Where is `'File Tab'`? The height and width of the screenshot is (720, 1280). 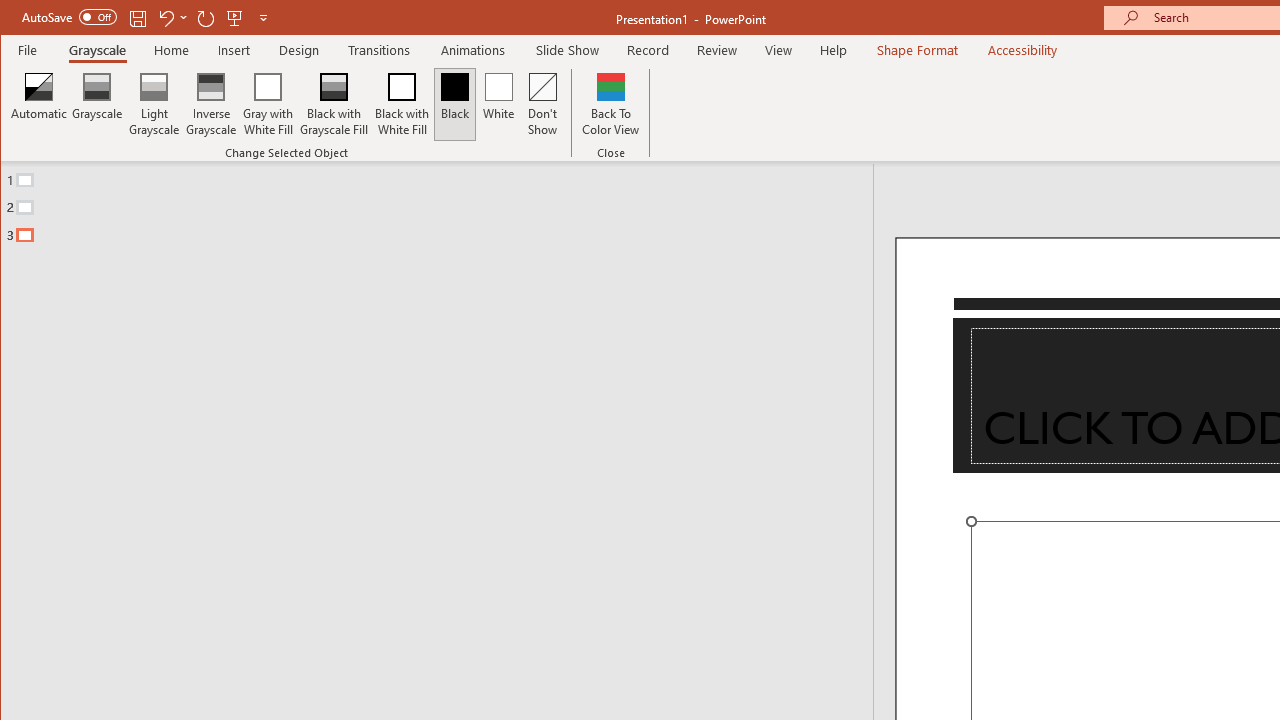
'File Tab' is located at coordinates (28, 49).